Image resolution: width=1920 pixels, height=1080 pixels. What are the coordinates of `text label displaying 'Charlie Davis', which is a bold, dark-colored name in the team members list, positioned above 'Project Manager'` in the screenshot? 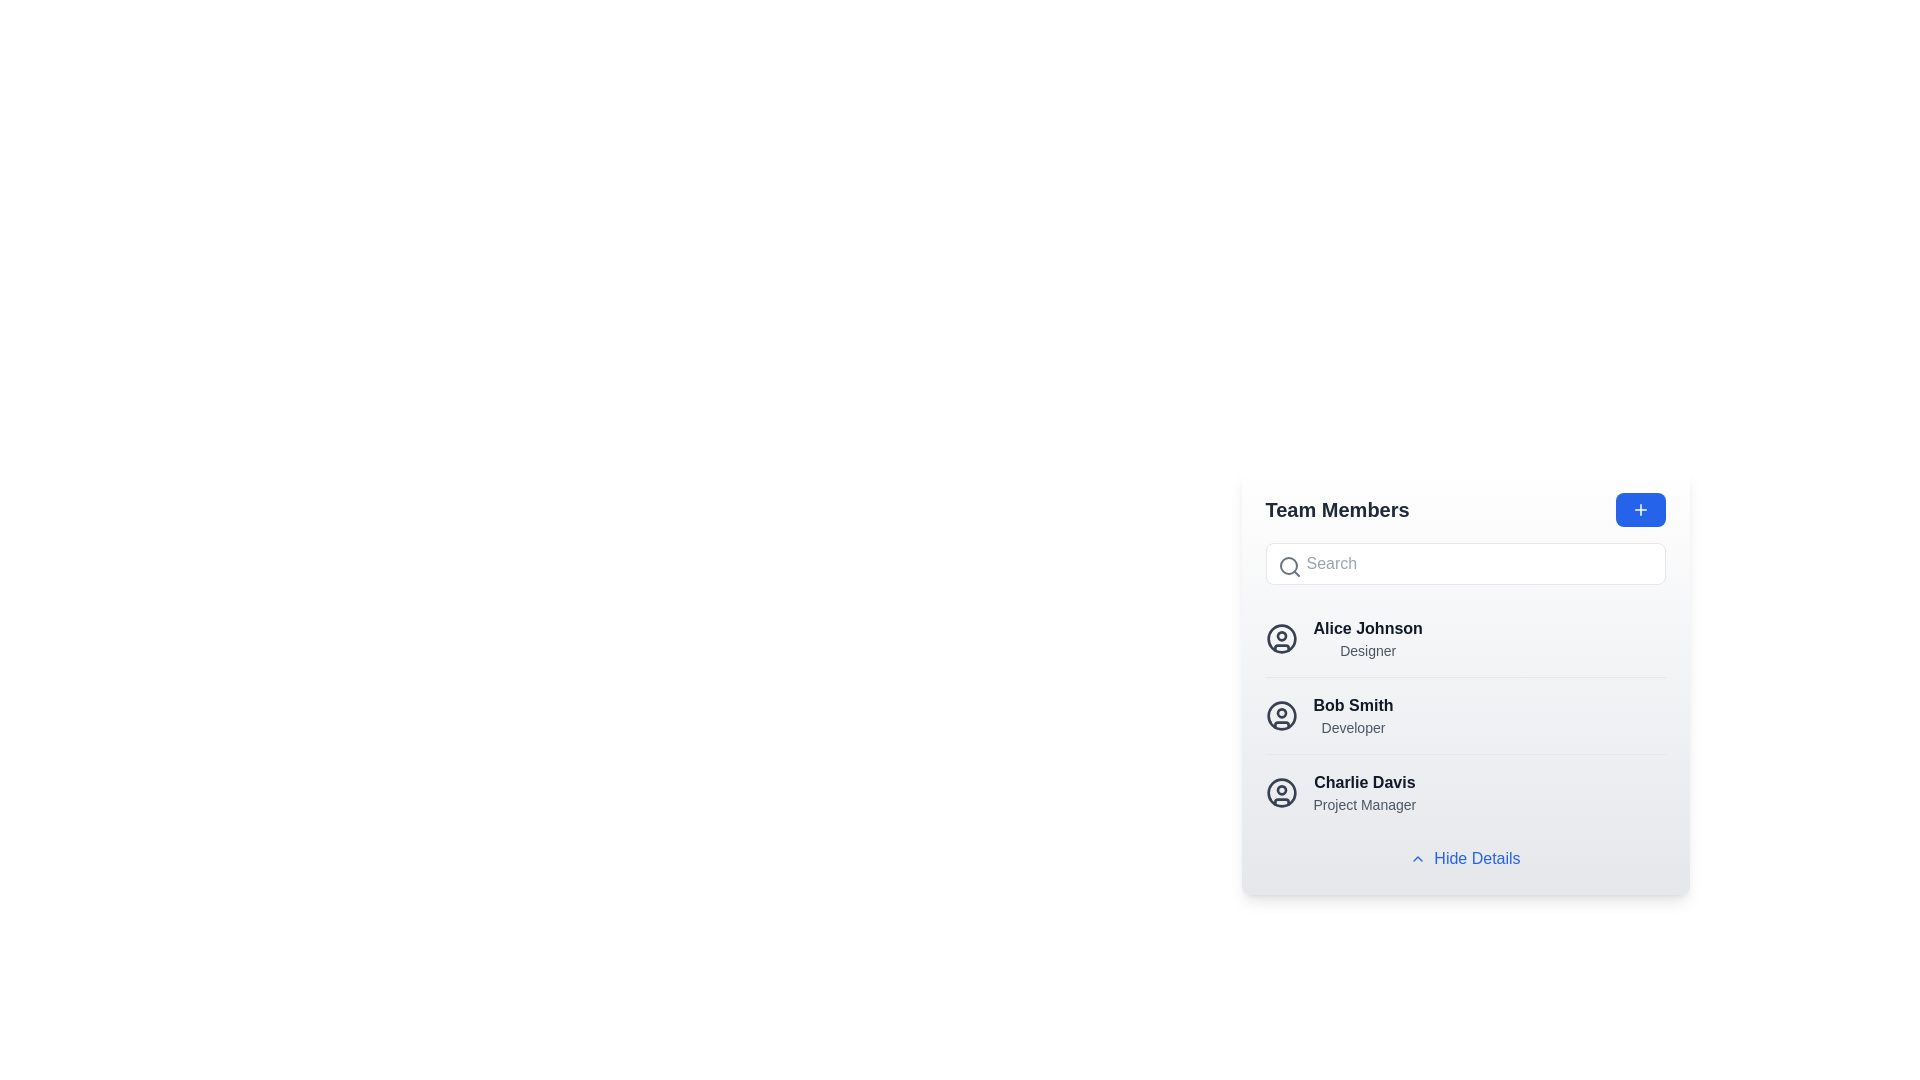 It's located at (1363, 782).